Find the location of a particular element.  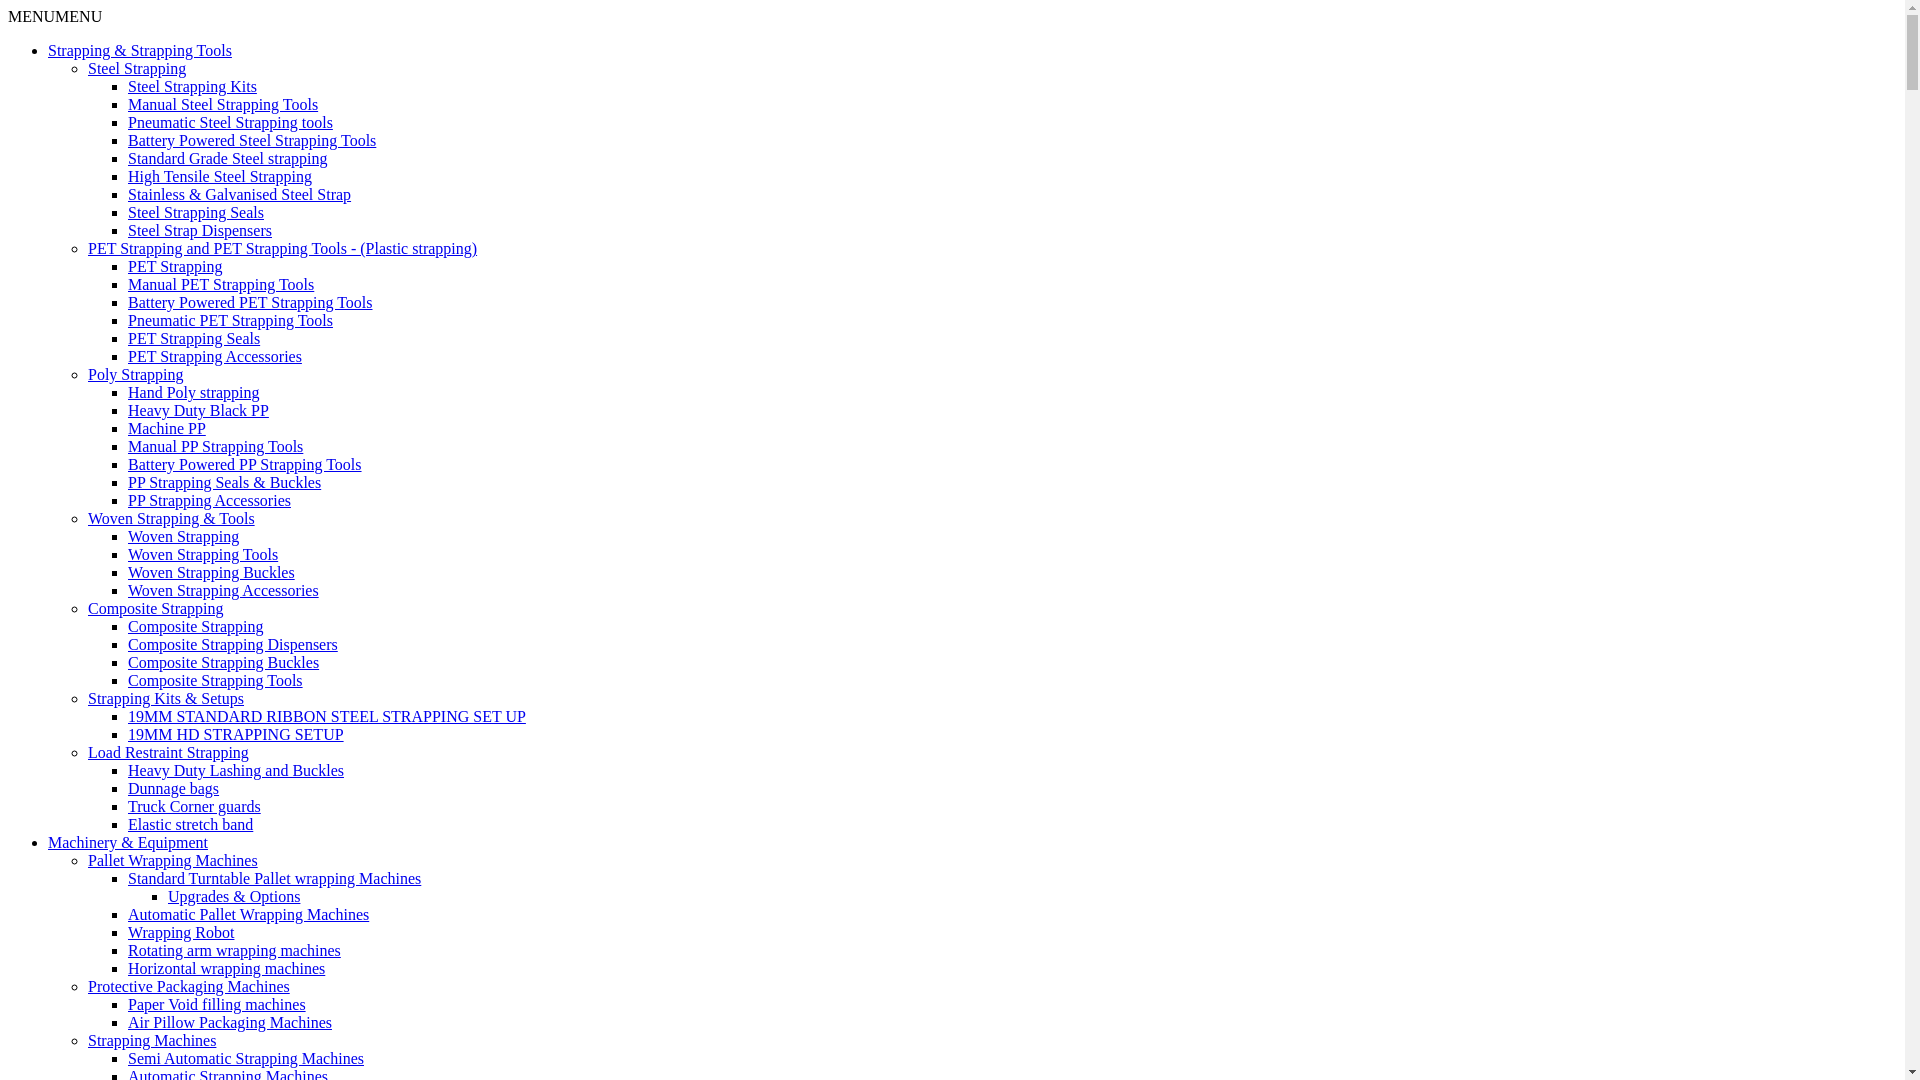

'Manual PET Strapping Tools' is located at coordinates (127, 284).